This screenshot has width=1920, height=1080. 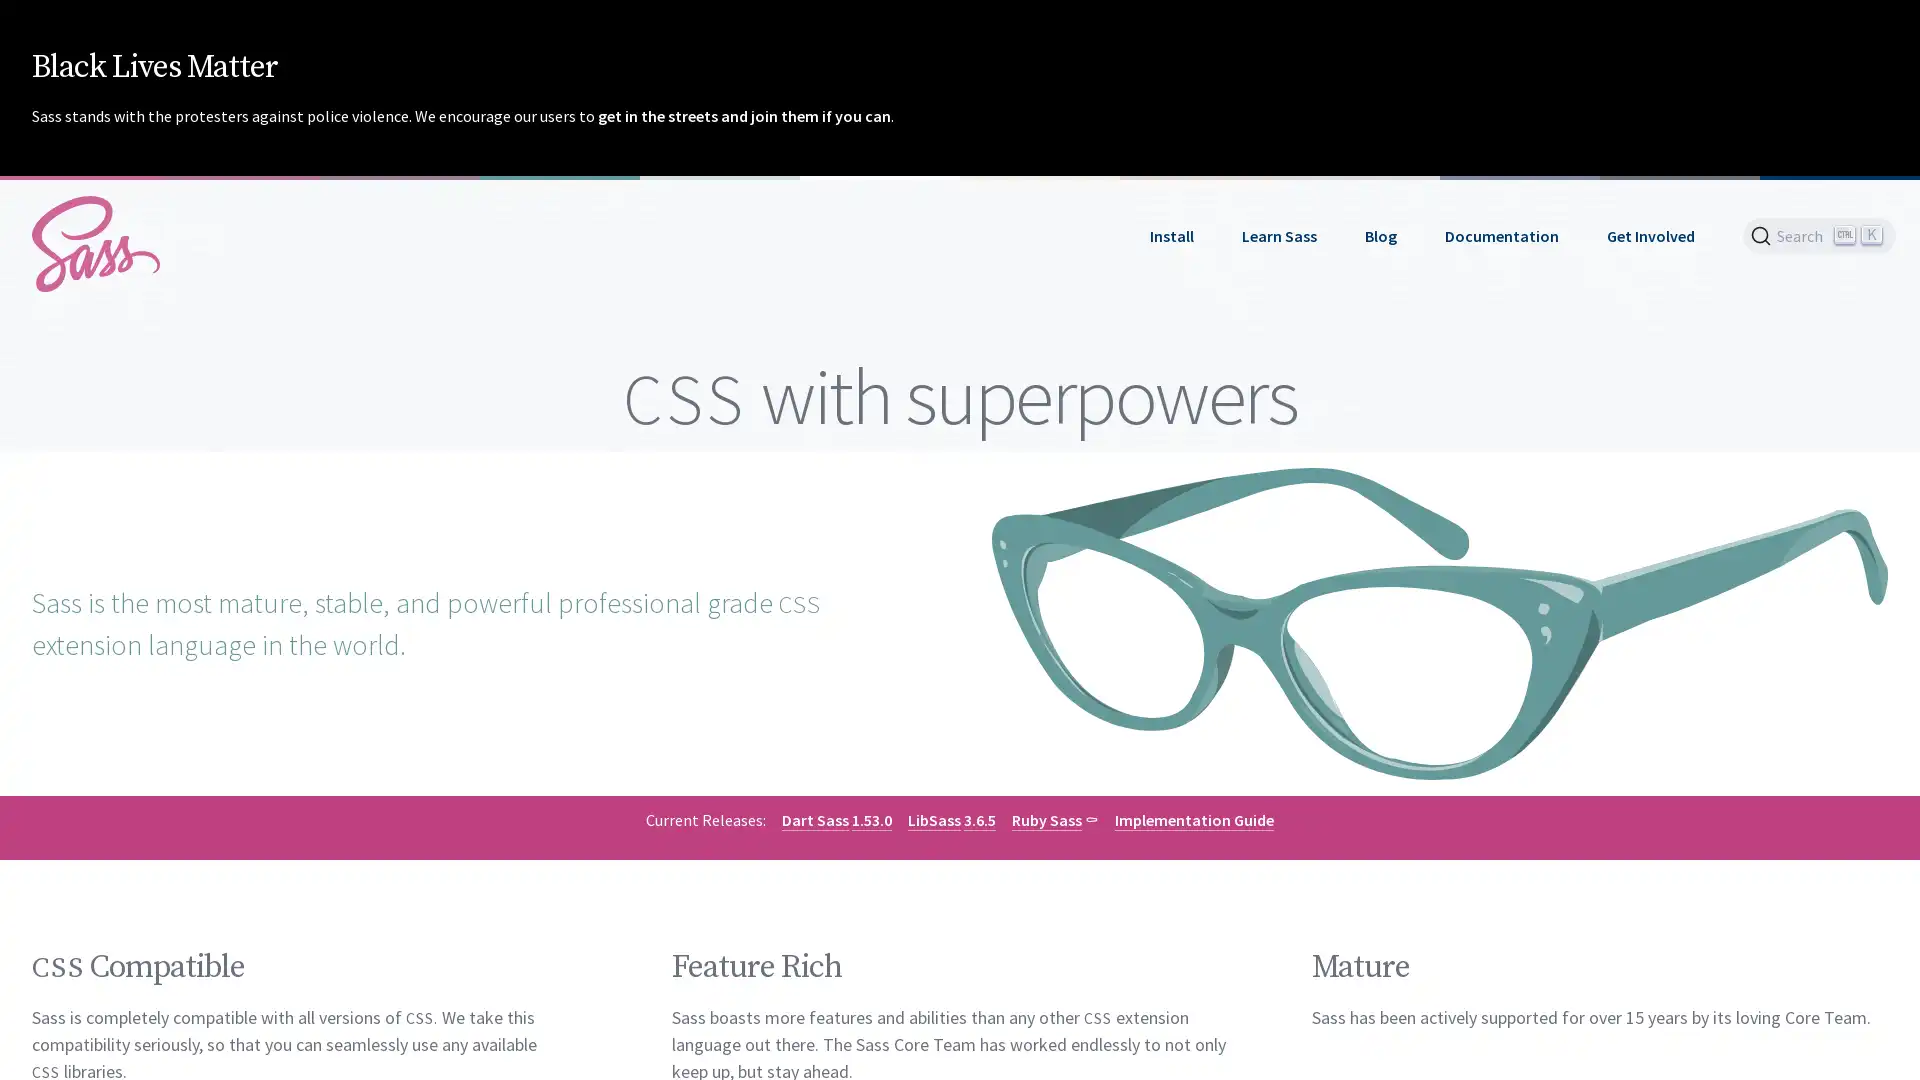 What do you see at coordinates (1819, 234) in the screenshot?
I see `Search` at bounding box center [1819, 234].